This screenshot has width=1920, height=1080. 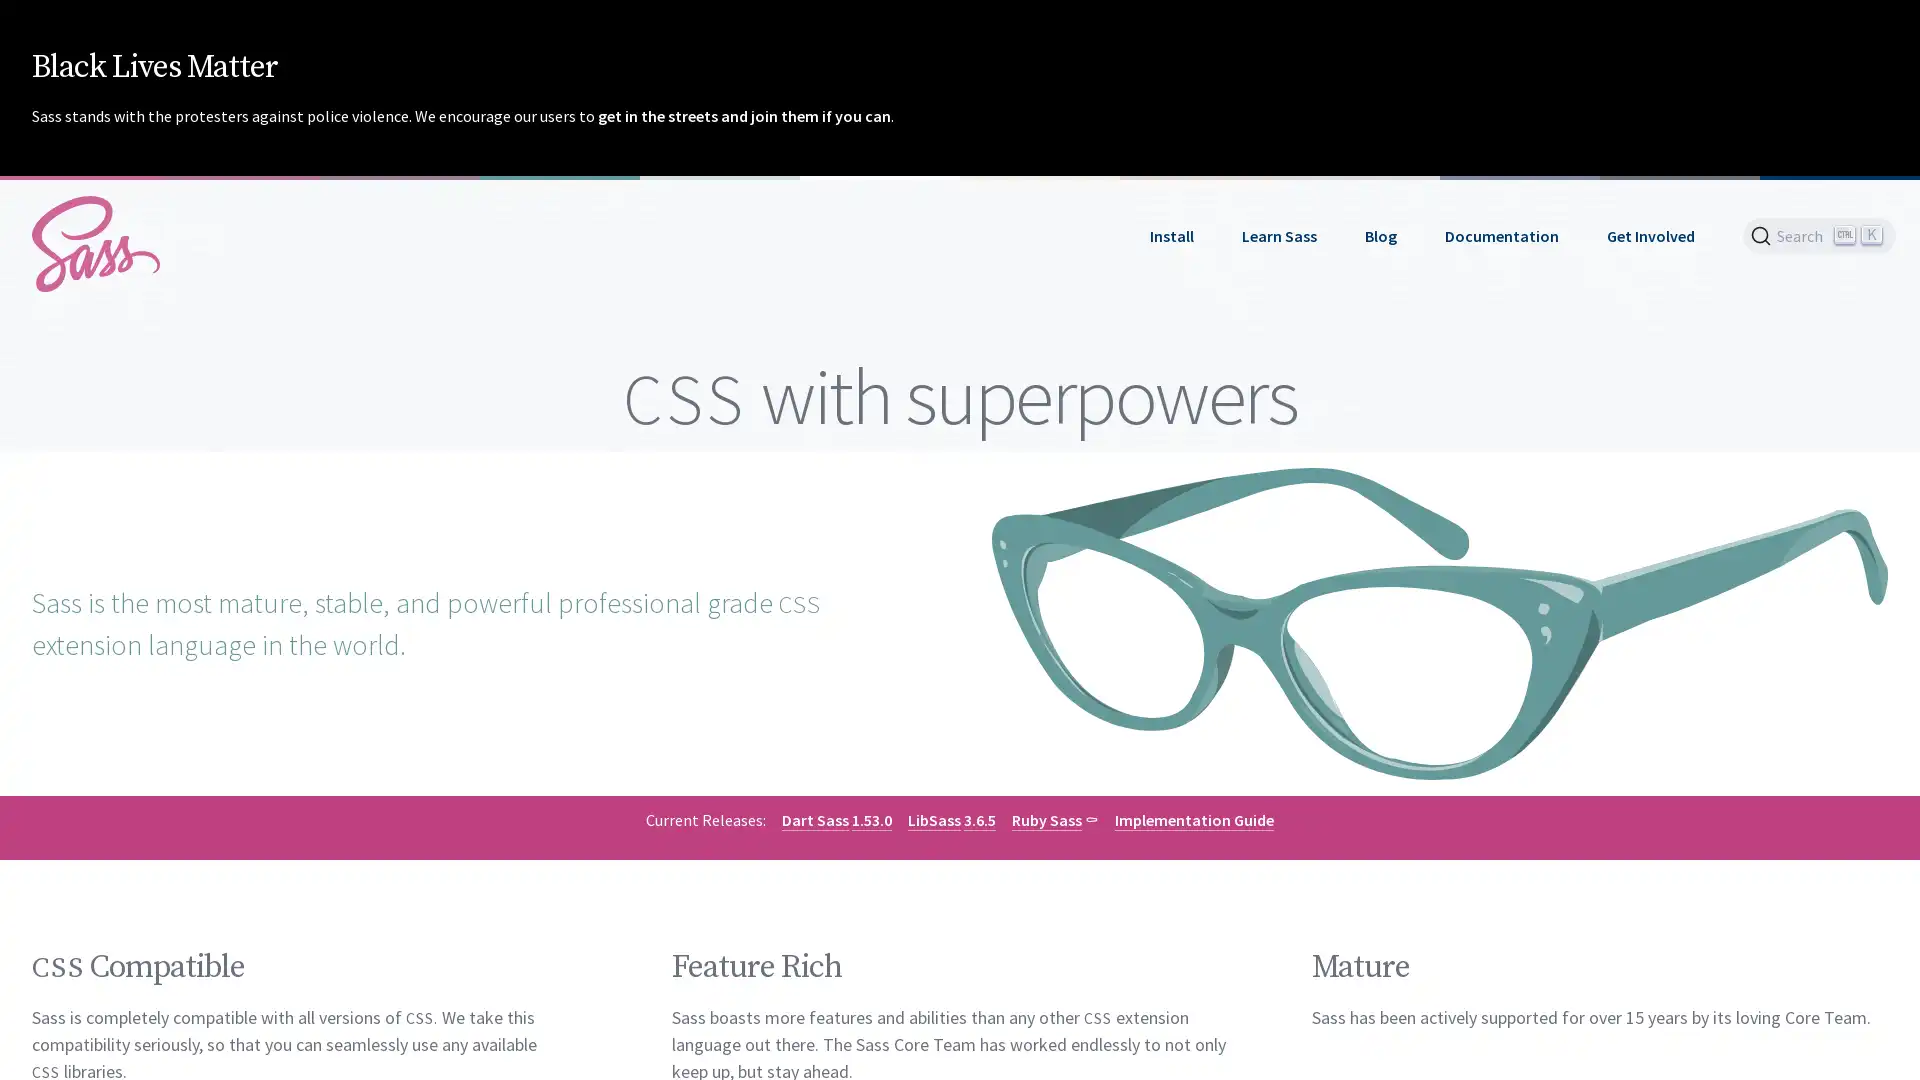 What do you see at coordinates (1819, 234) in the screenshot?
I see `Search` at bounding box center [1819, 234].